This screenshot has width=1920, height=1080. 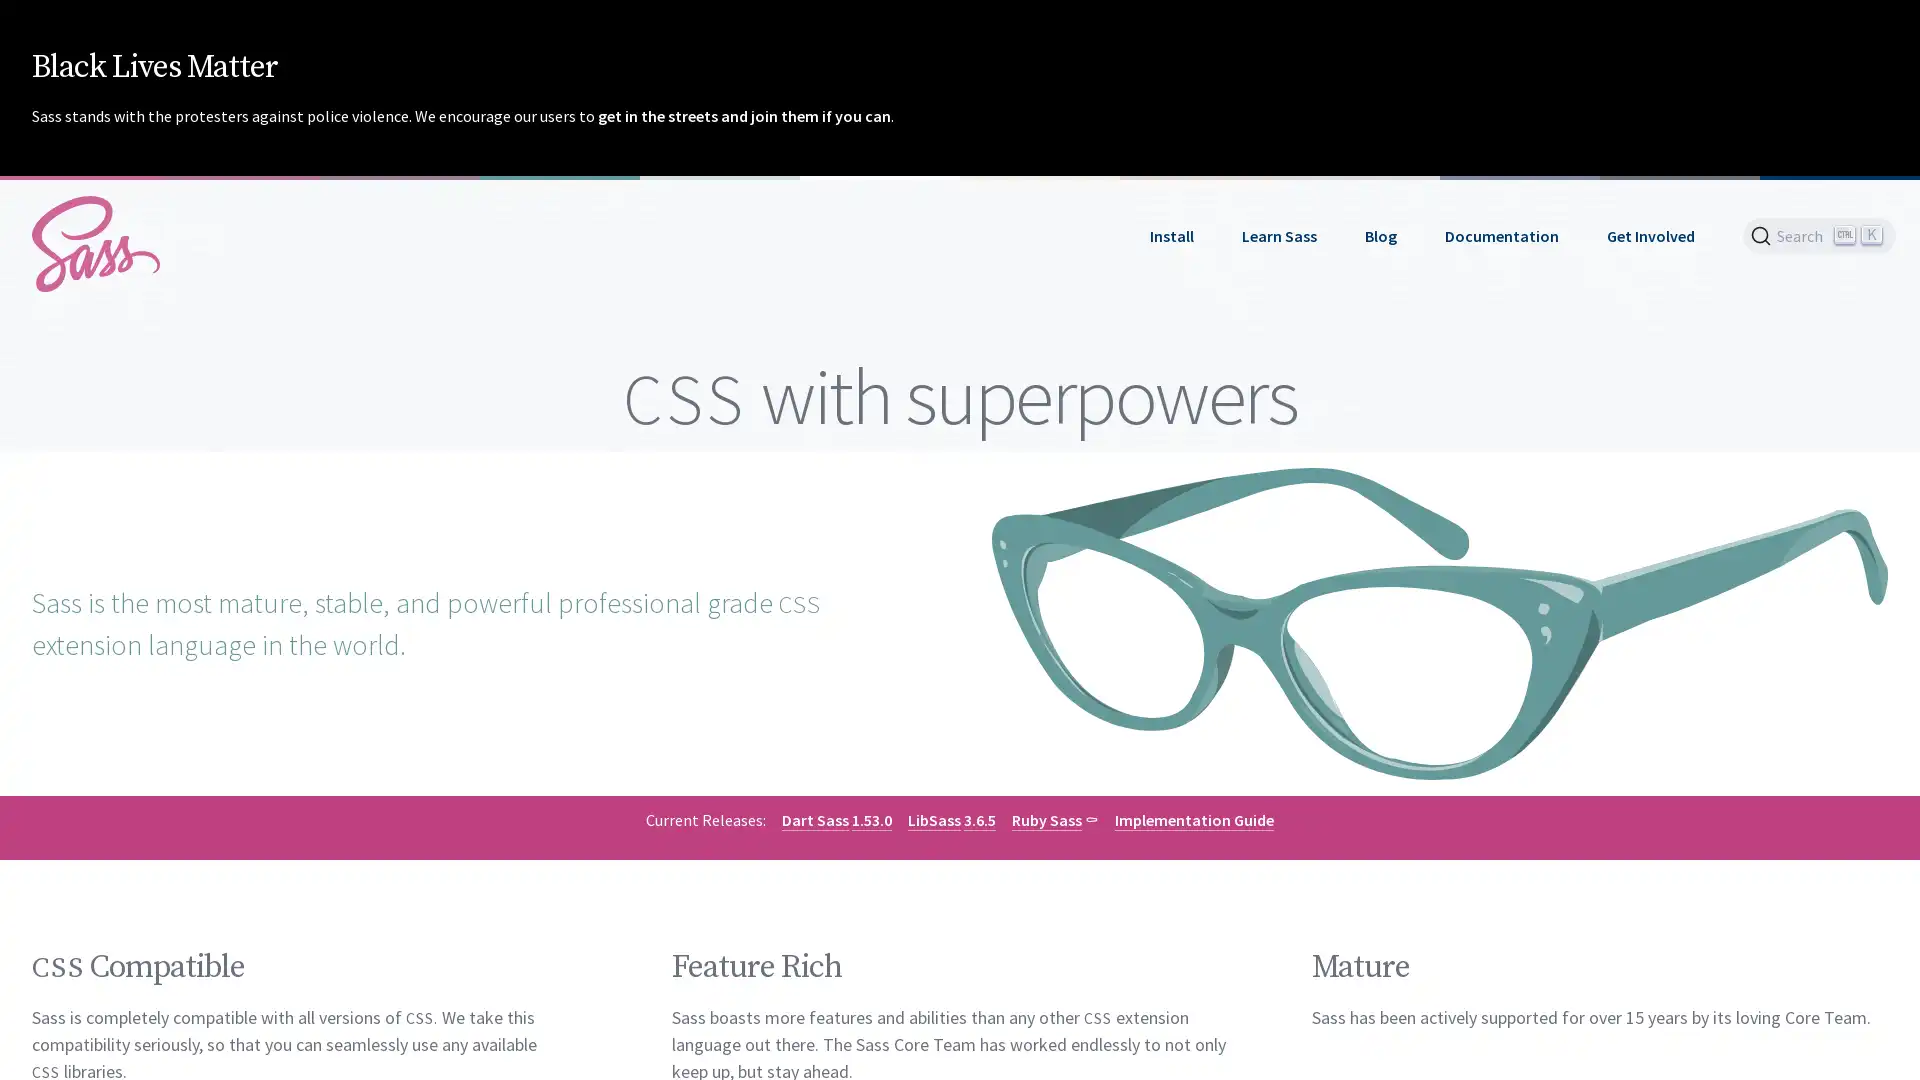 What do you see at coordinates (1819, 234) in the screenshot?
I see `Search` at bounding box center [1819, 234].